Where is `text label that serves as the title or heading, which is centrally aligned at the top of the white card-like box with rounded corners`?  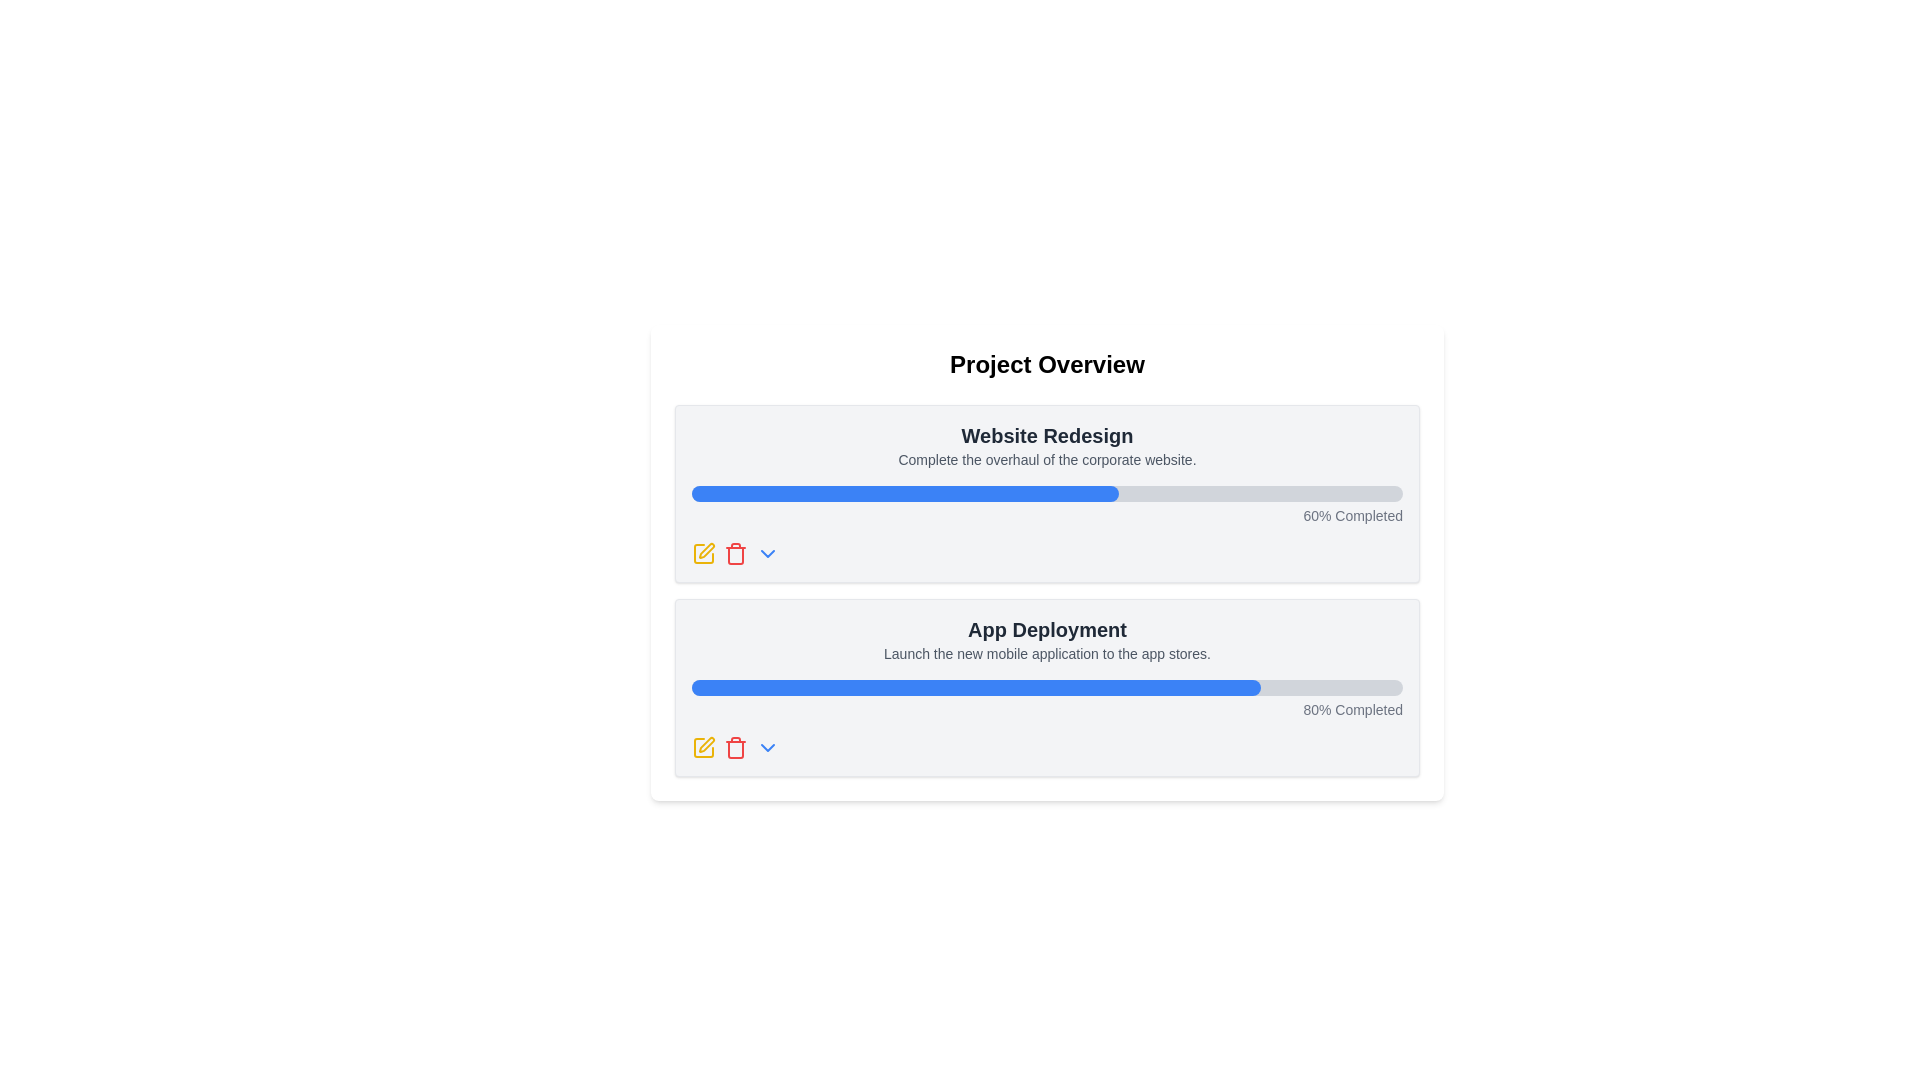 text label that serves as the title or heading, which is centrally aligned at the top of the white card-like box with rounded corners is located at coordinates (1046, 365).